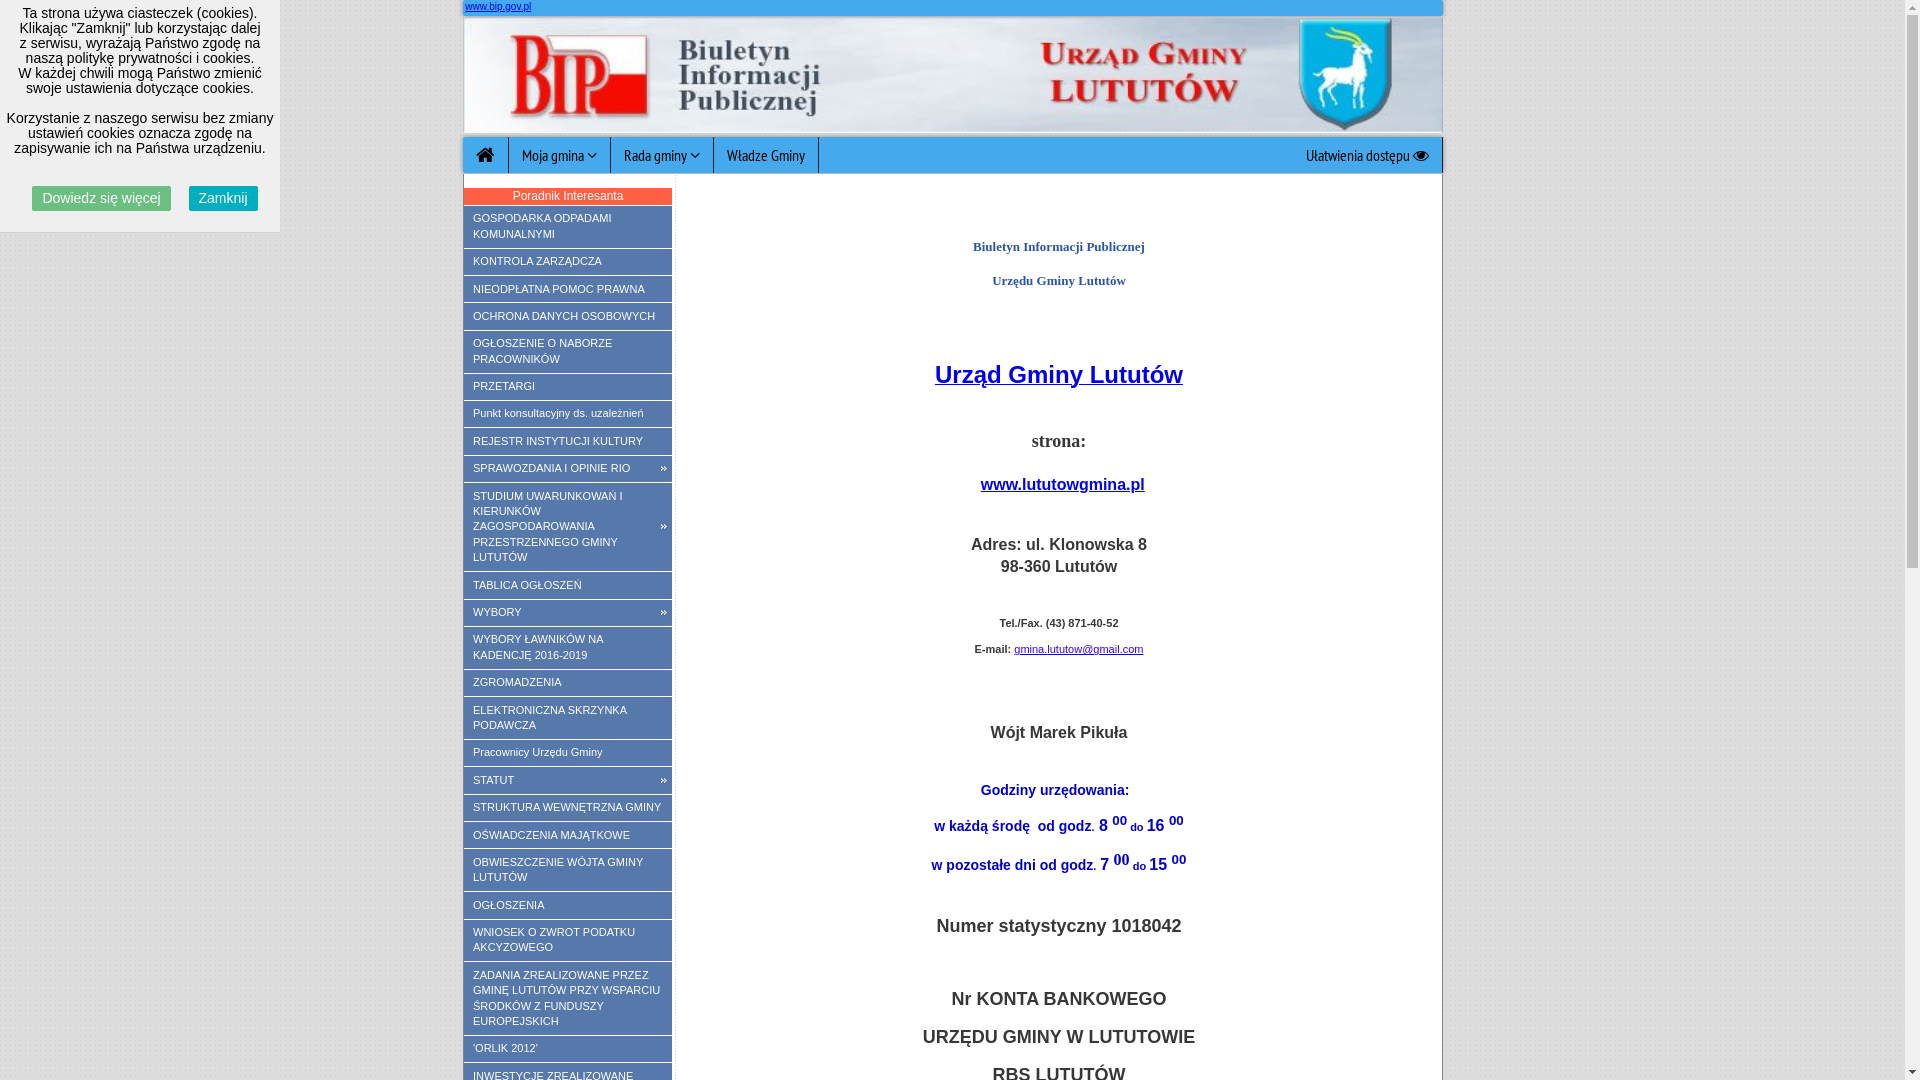 This screenshot has height=1080, width=1920. What do you see at coordinates (608, 153) in the screenshot?
I see `'Rada gminy'` at bounding box center [608, 153].